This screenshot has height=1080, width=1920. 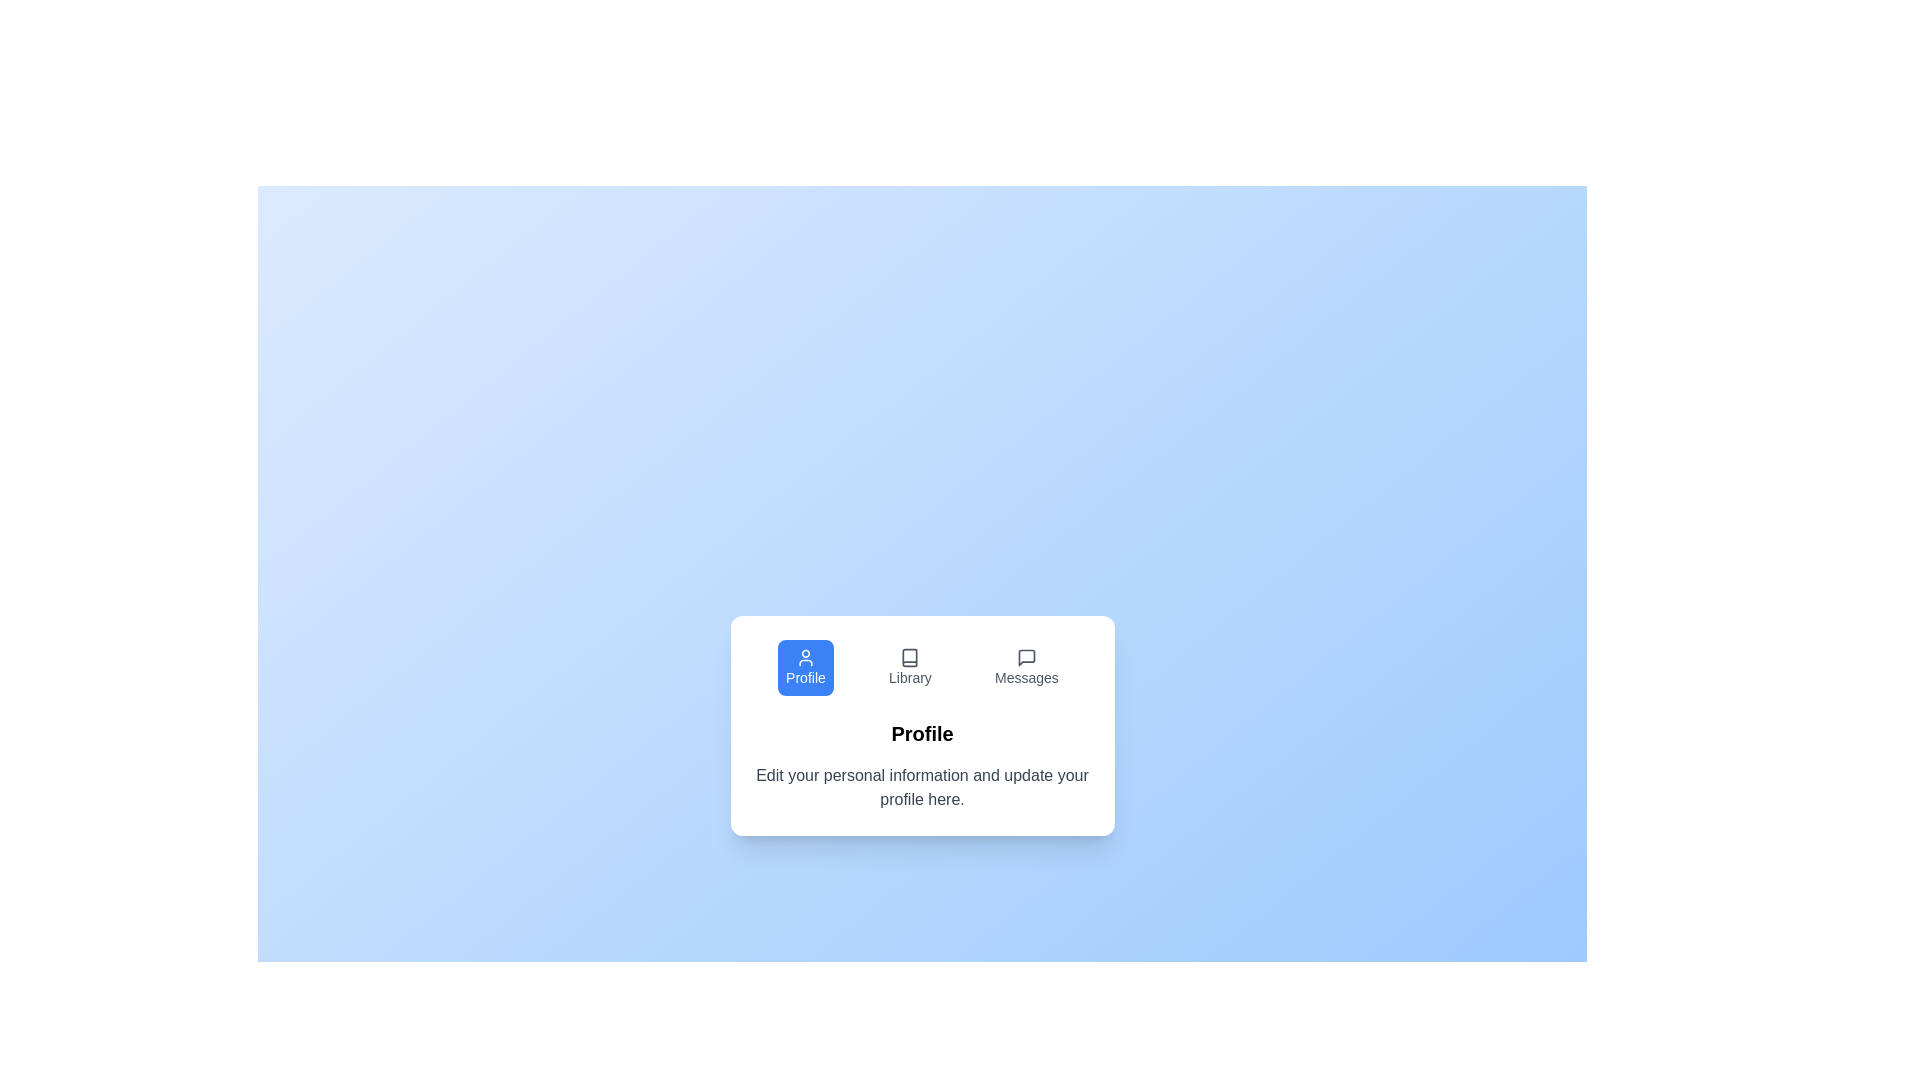 I want to click on the Profile tab, so click(x=806, y=667).